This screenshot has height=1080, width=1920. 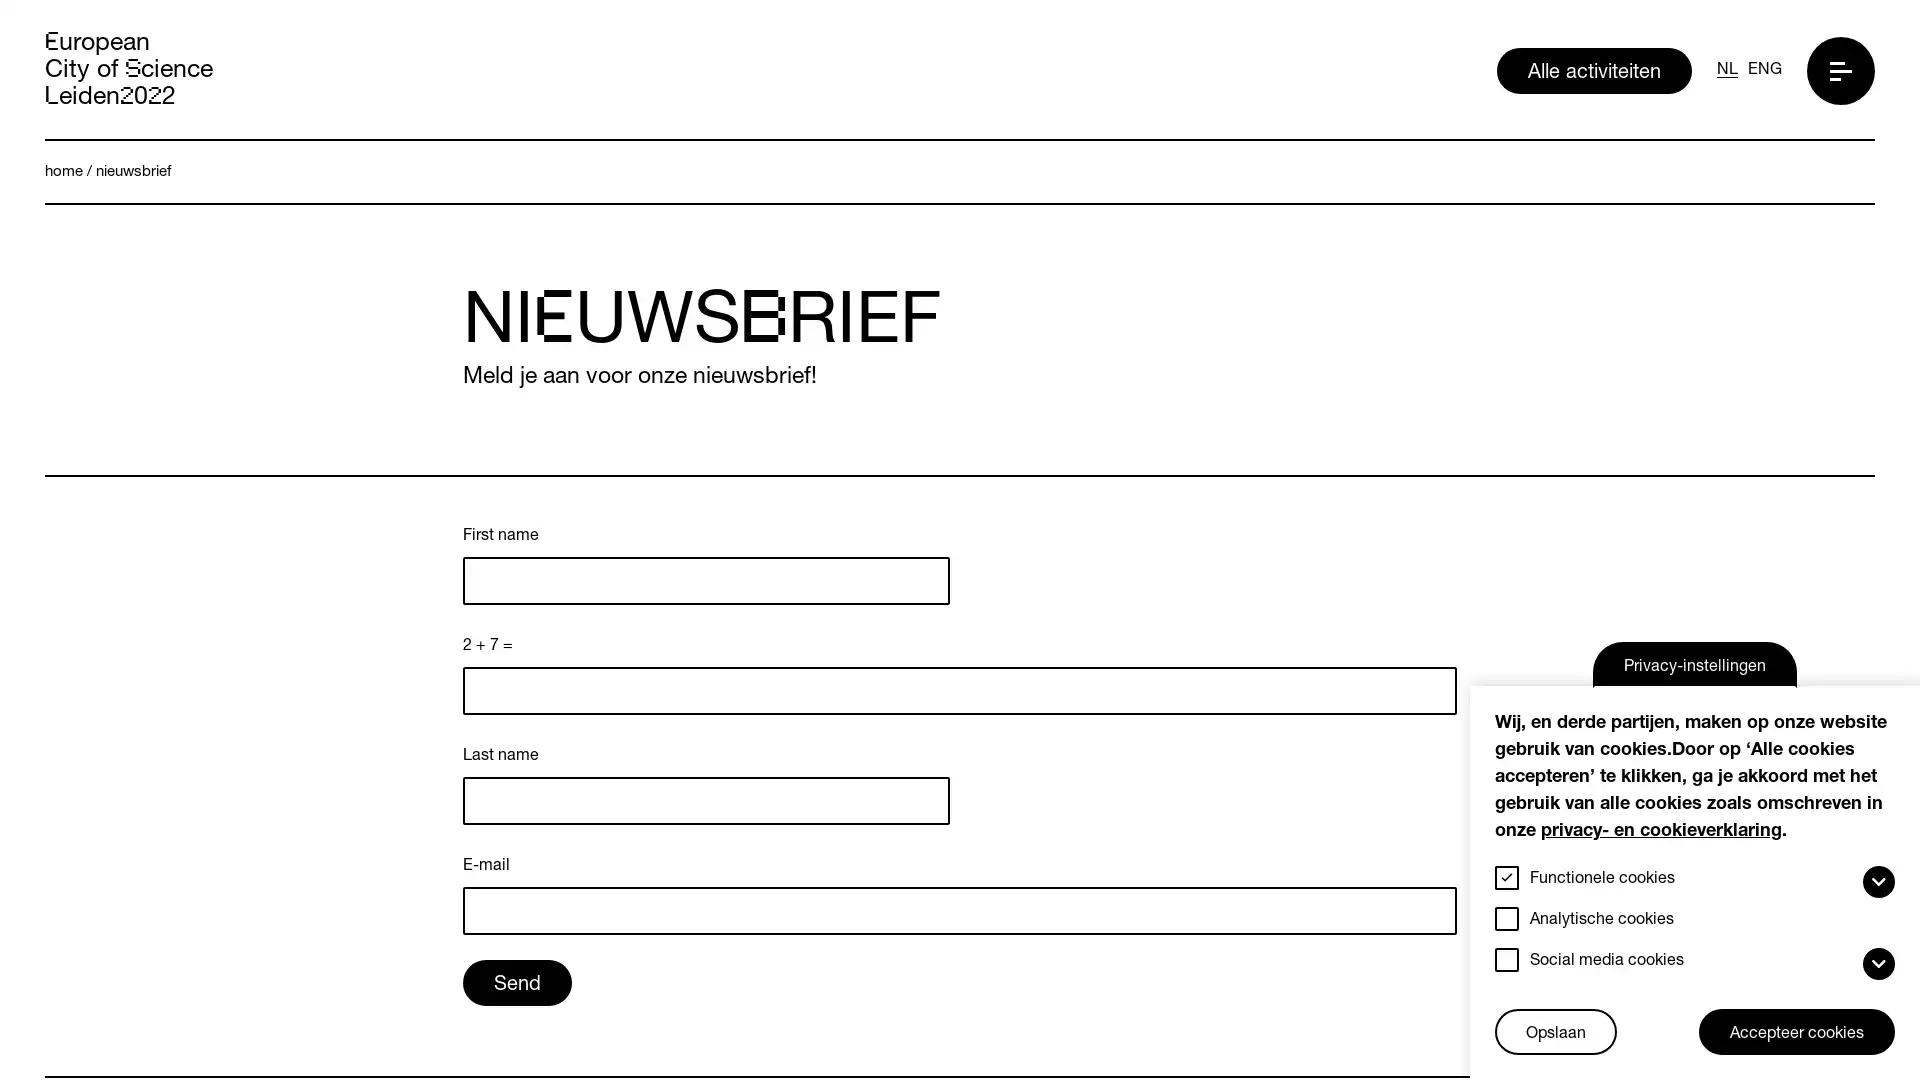 What do you see at coordinates (1796, 1032) in the screenshot?
I see `Accepteer cookies` at bounding box center [1796, 1032].